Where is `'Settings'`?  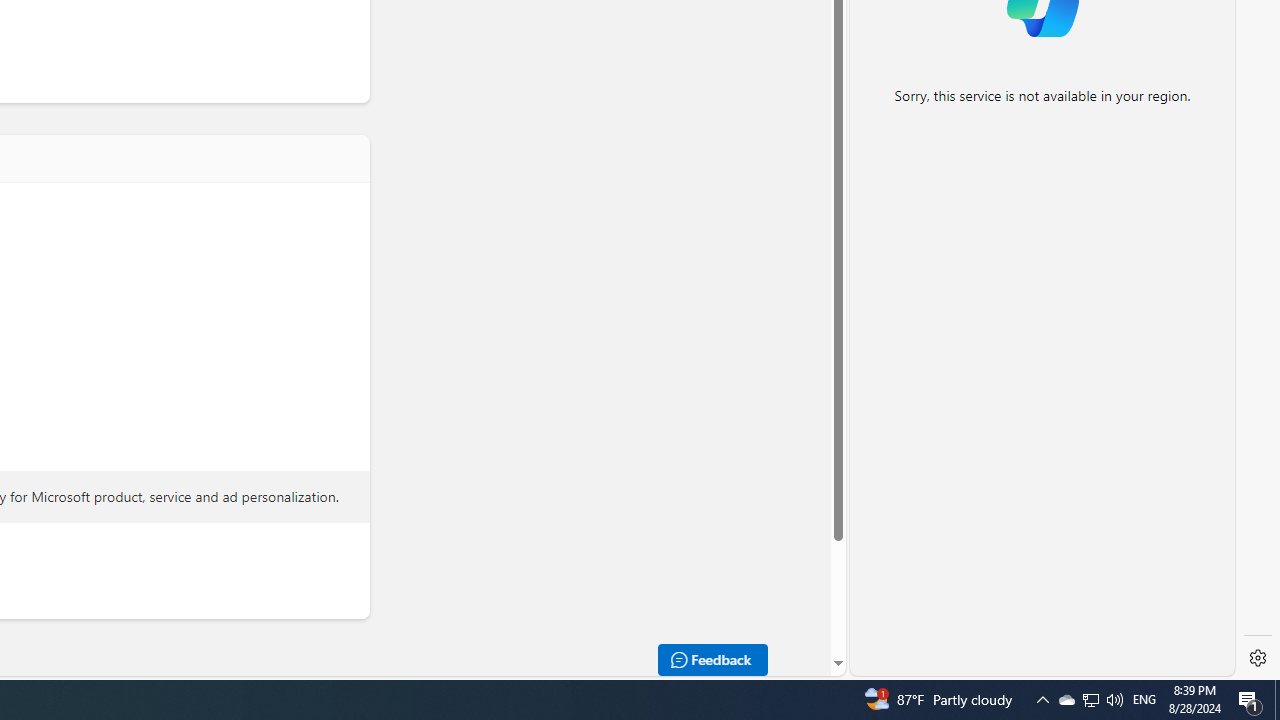 'Settings' is located at coordinates (1257, 658).